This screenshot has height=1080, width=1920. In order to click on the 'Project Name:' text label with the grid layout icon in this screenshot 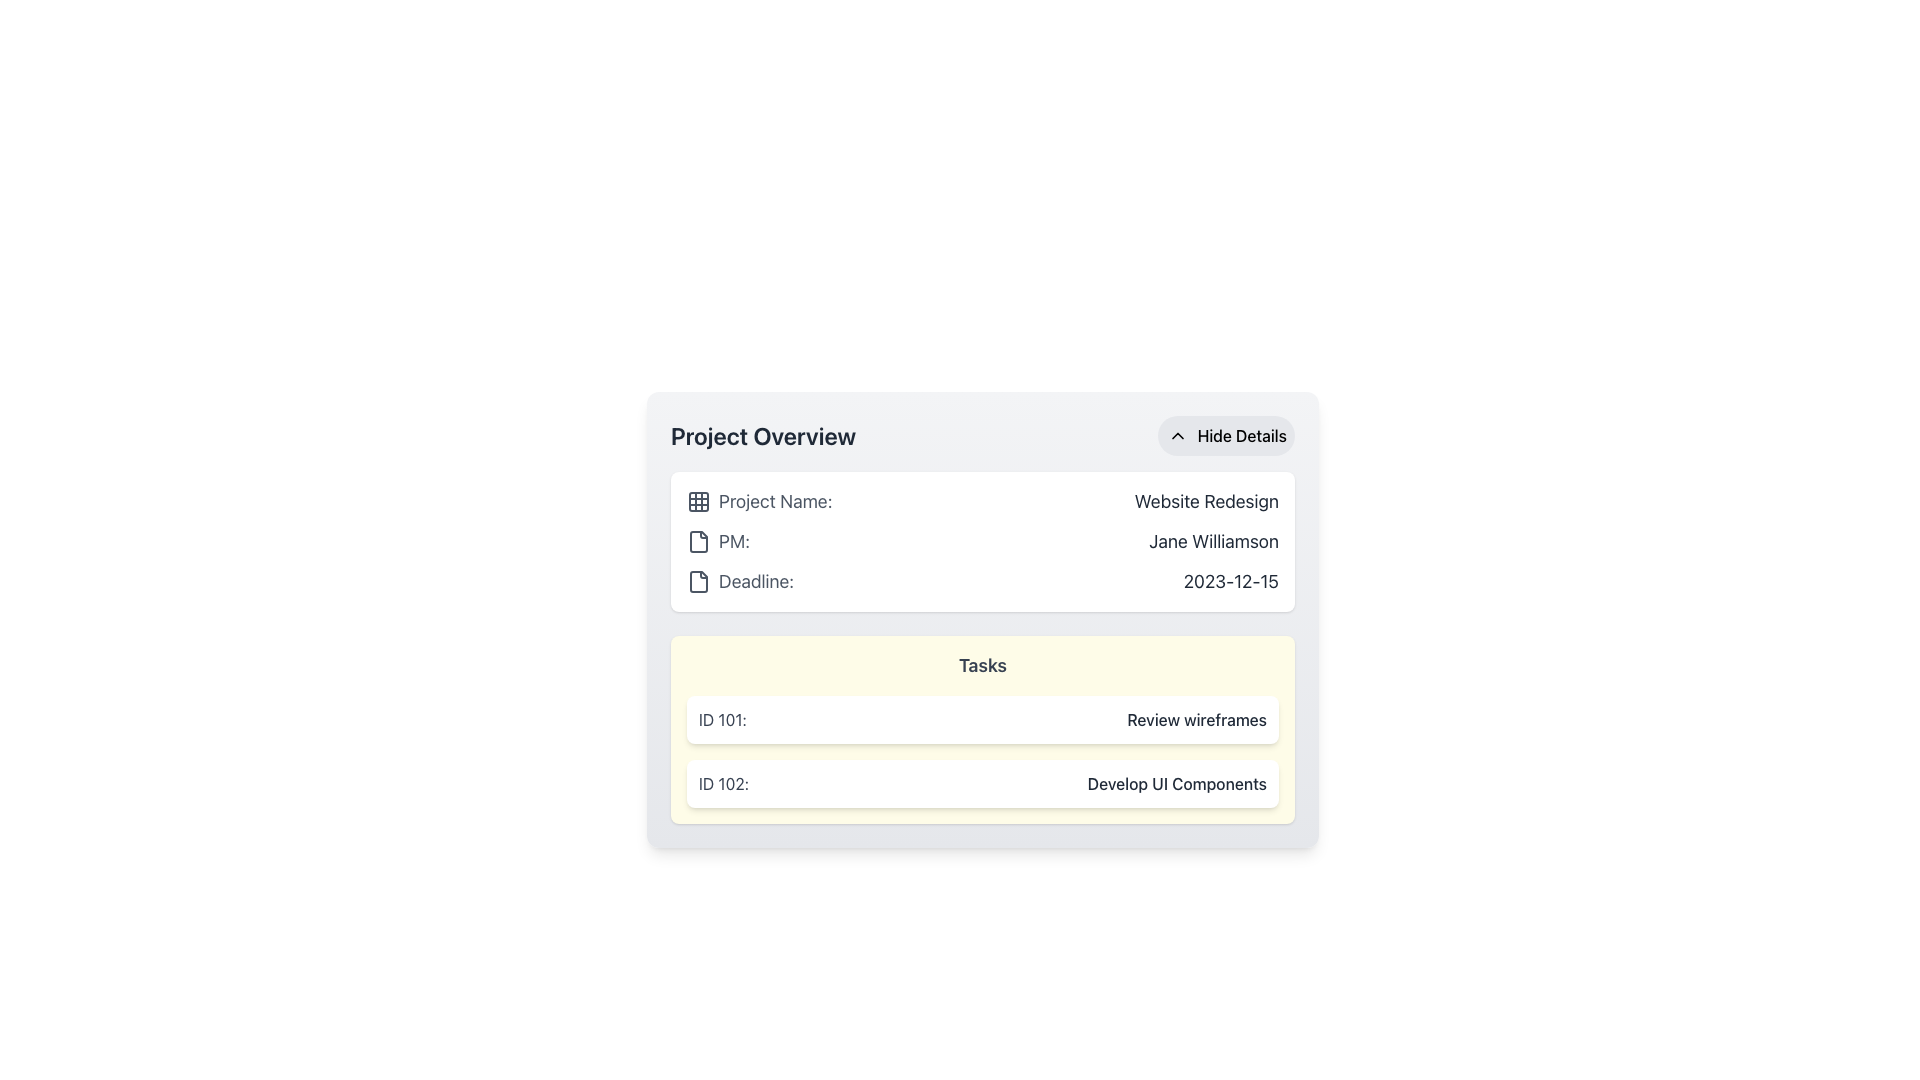, I will do `click(758, 500)`.